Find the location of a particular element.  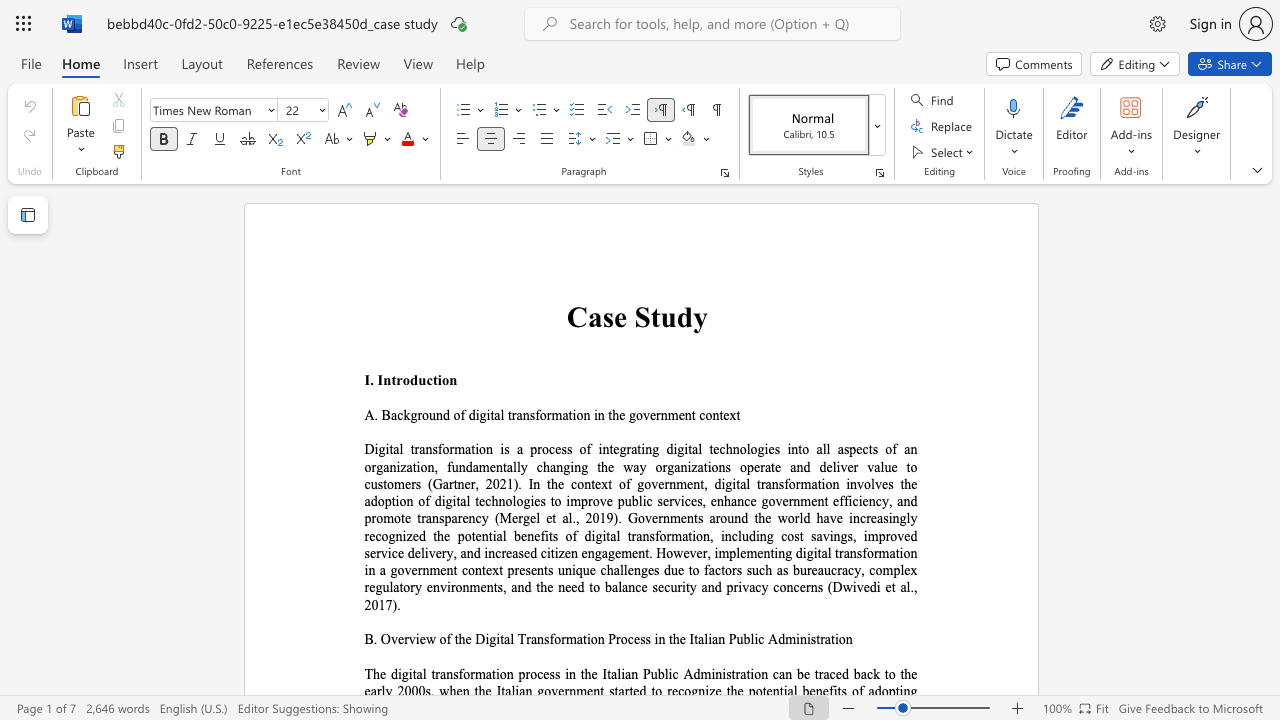

the subset text "tio" within the text "I. Introduction" is located at coordinates (431, 380).